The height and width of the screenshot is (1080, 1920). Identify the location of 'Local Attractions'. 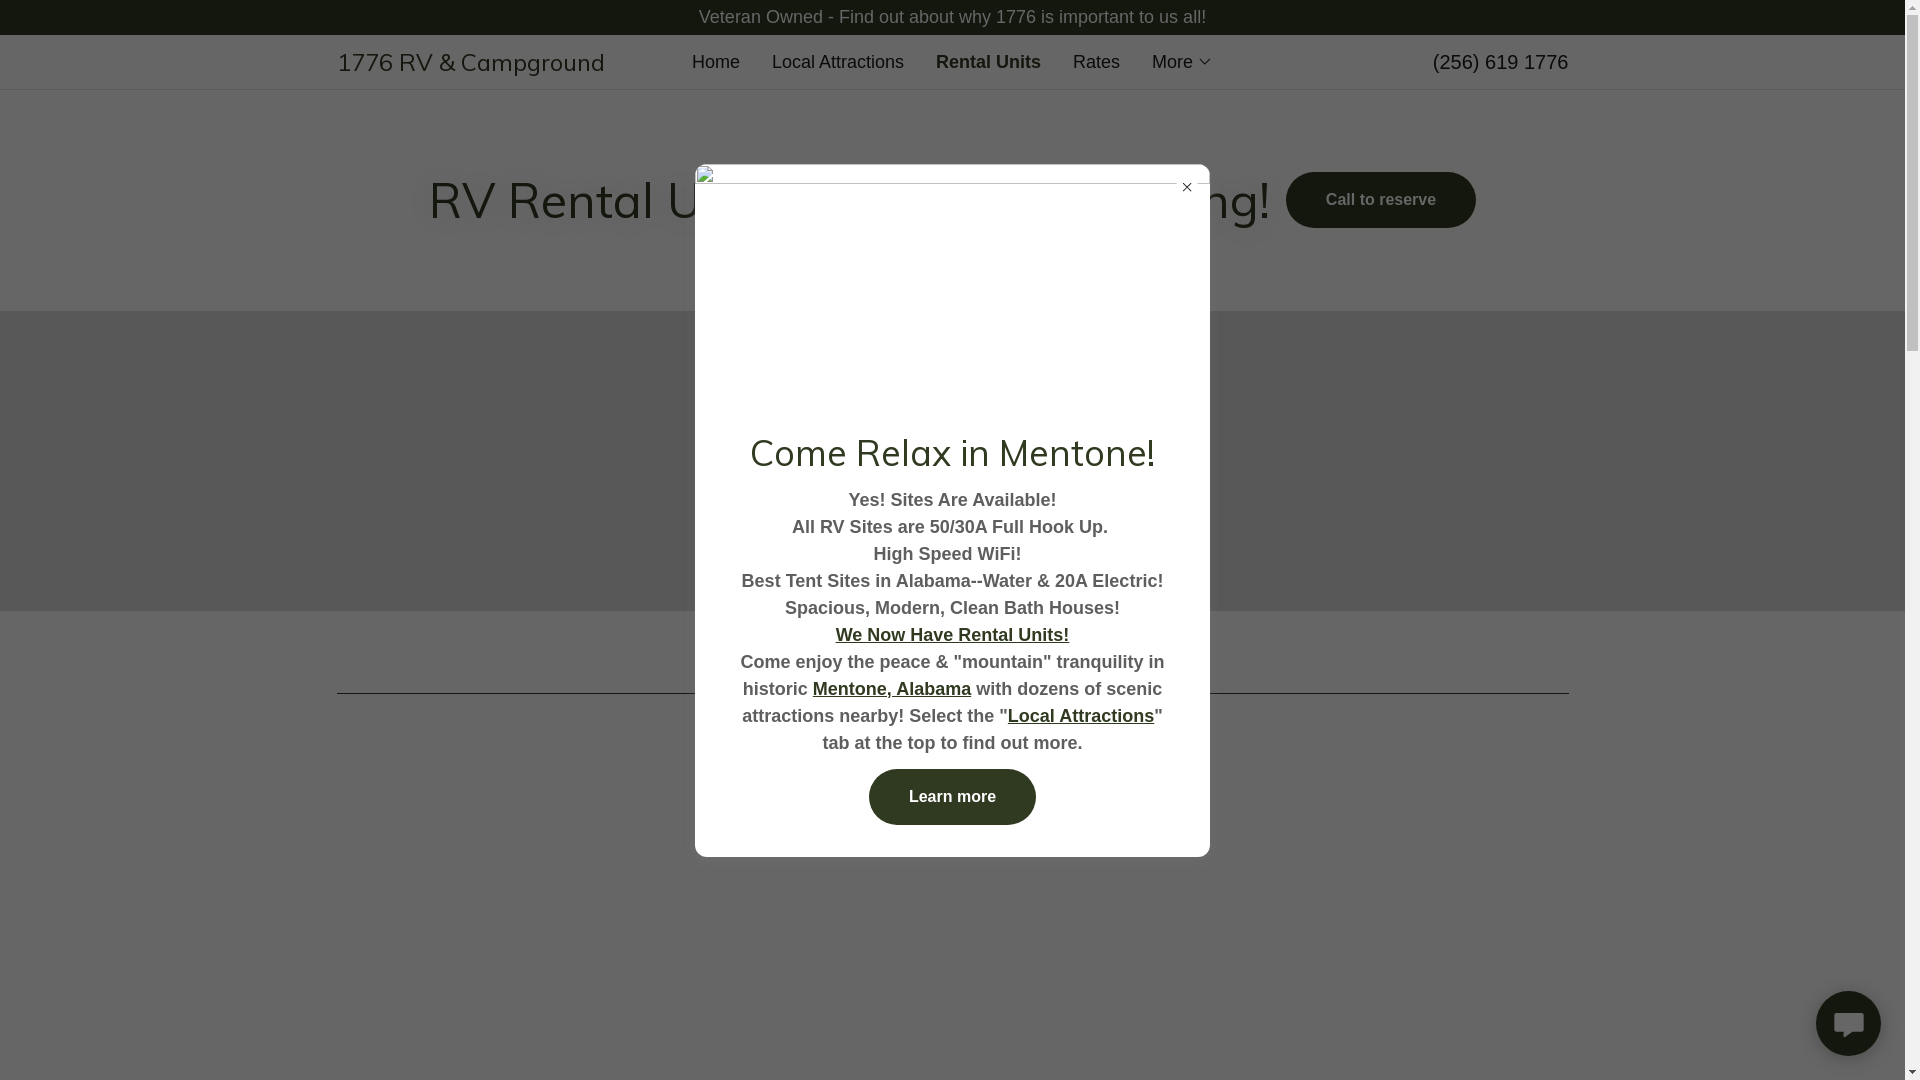
(1079, 715).